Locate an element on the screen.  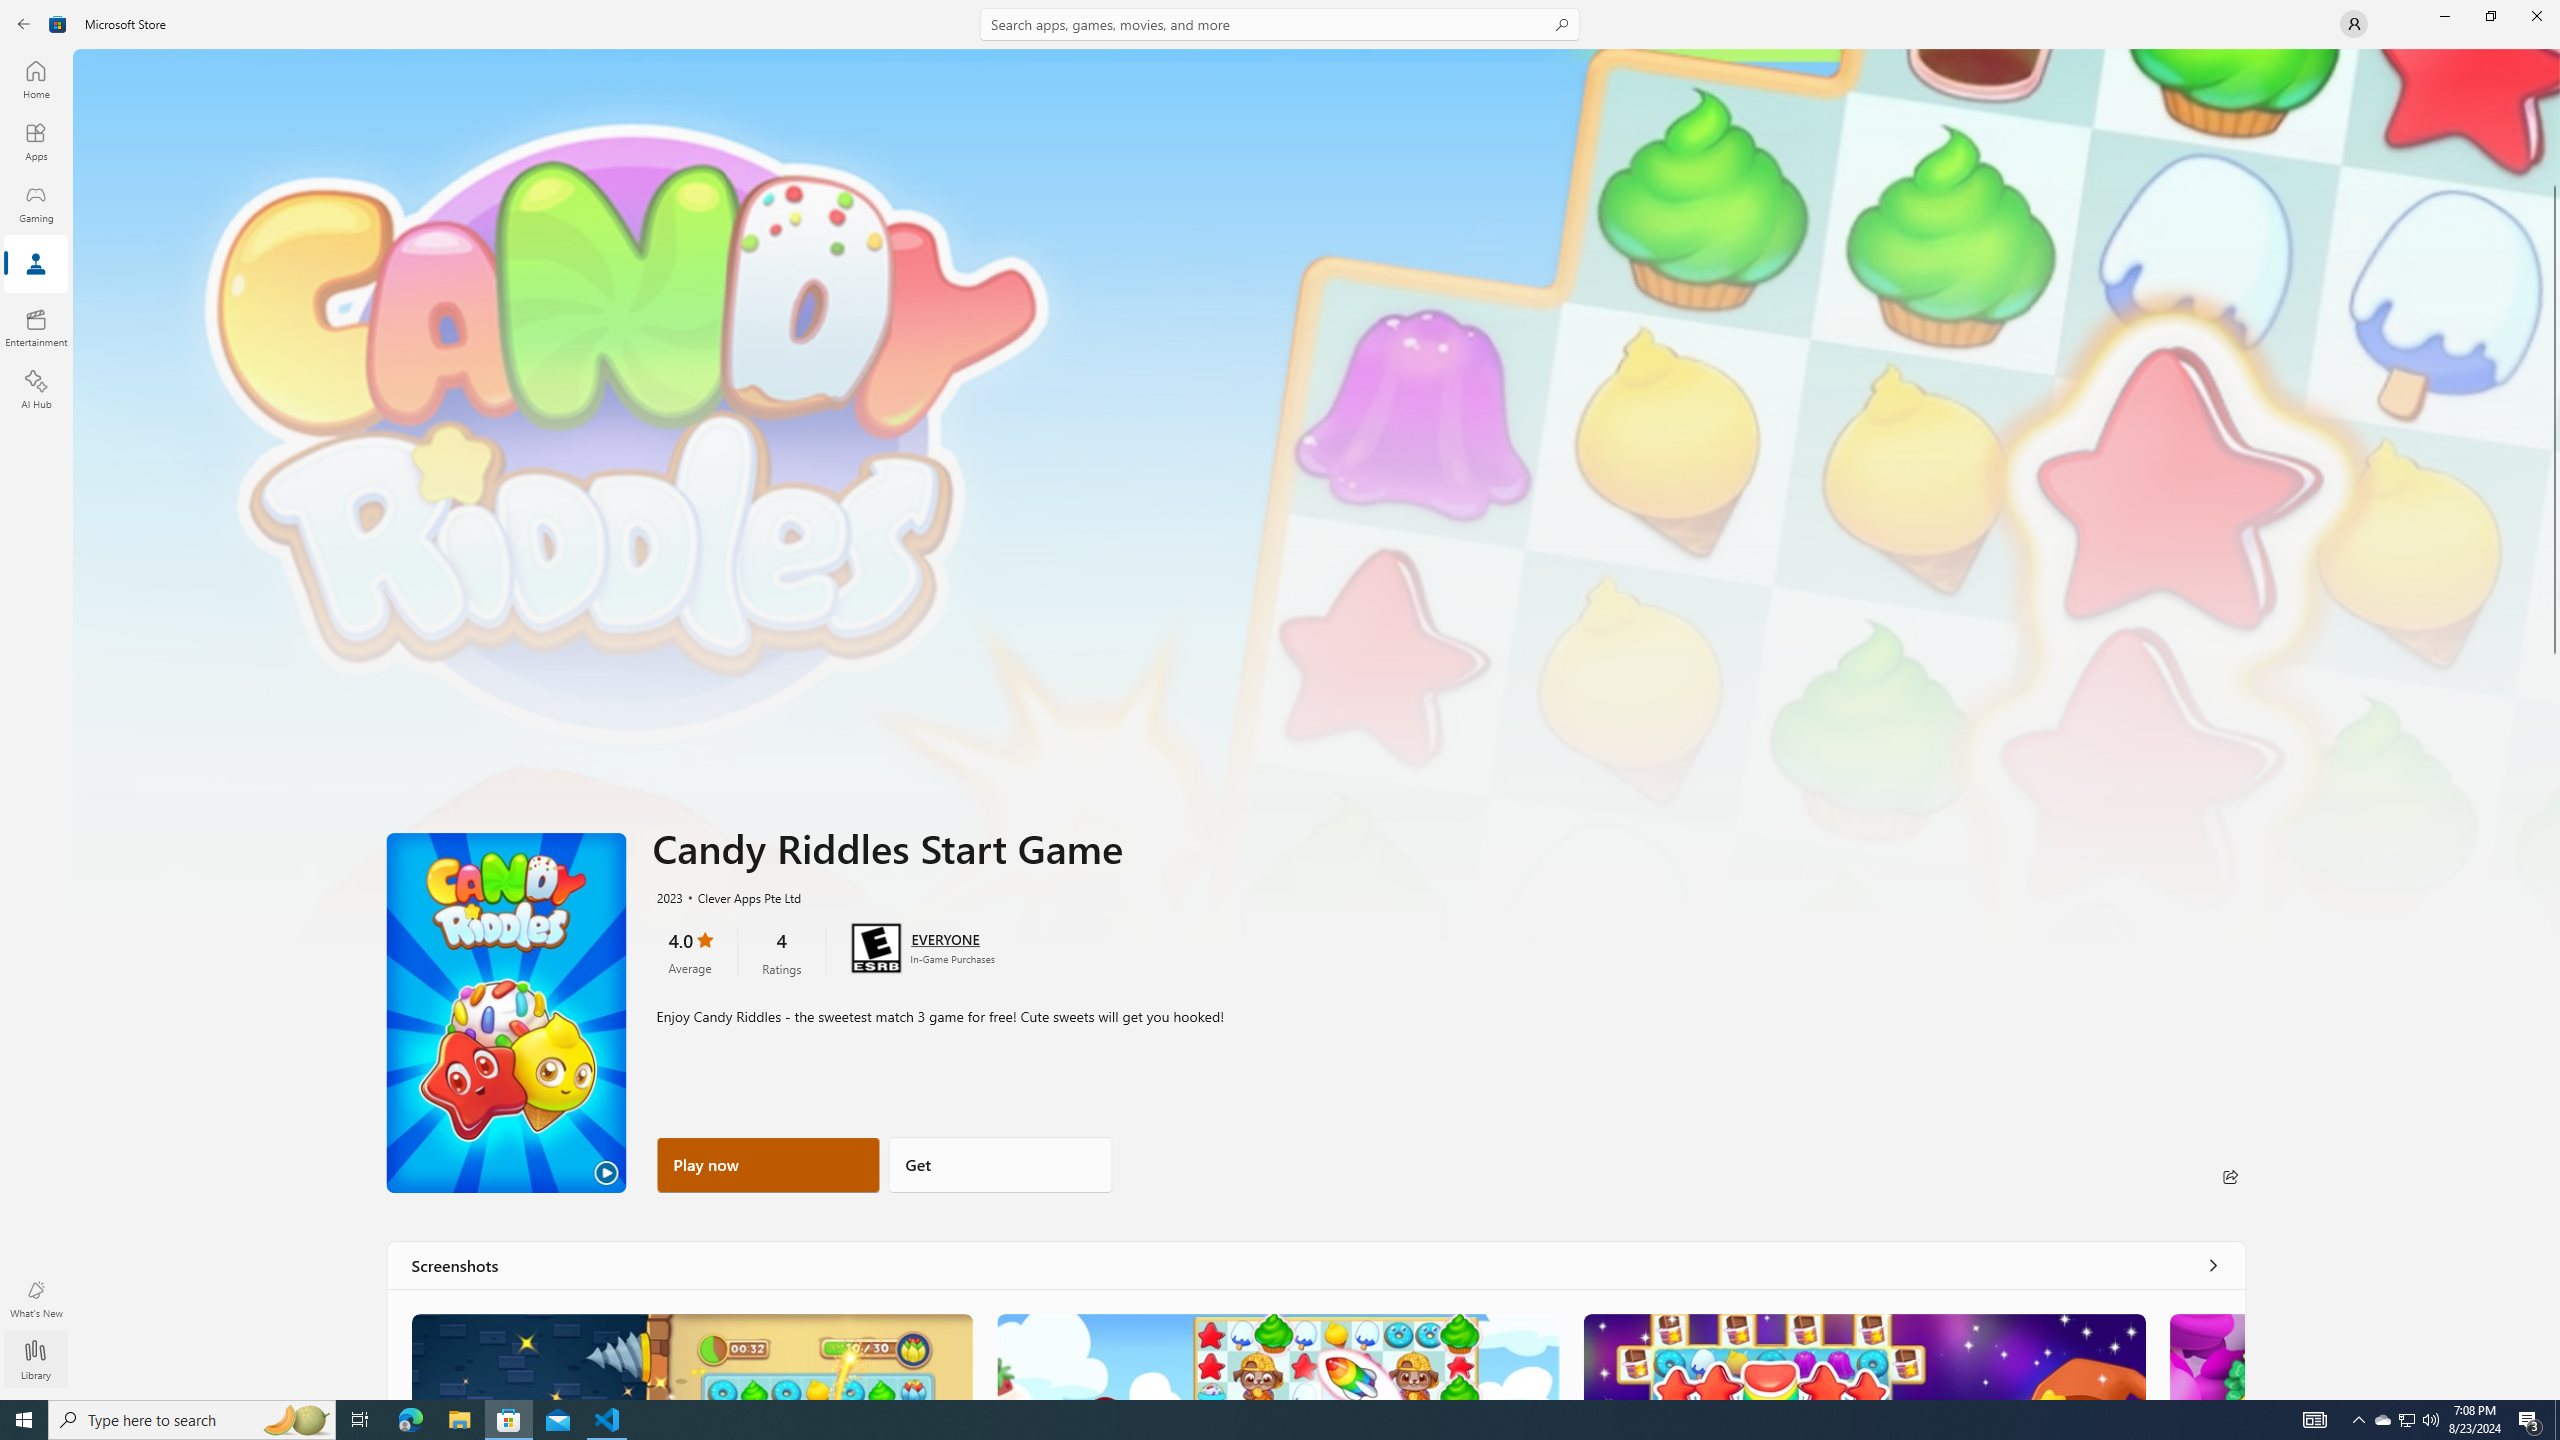
'Vertical Small Decrease' is located at coordinates (2552, 55).